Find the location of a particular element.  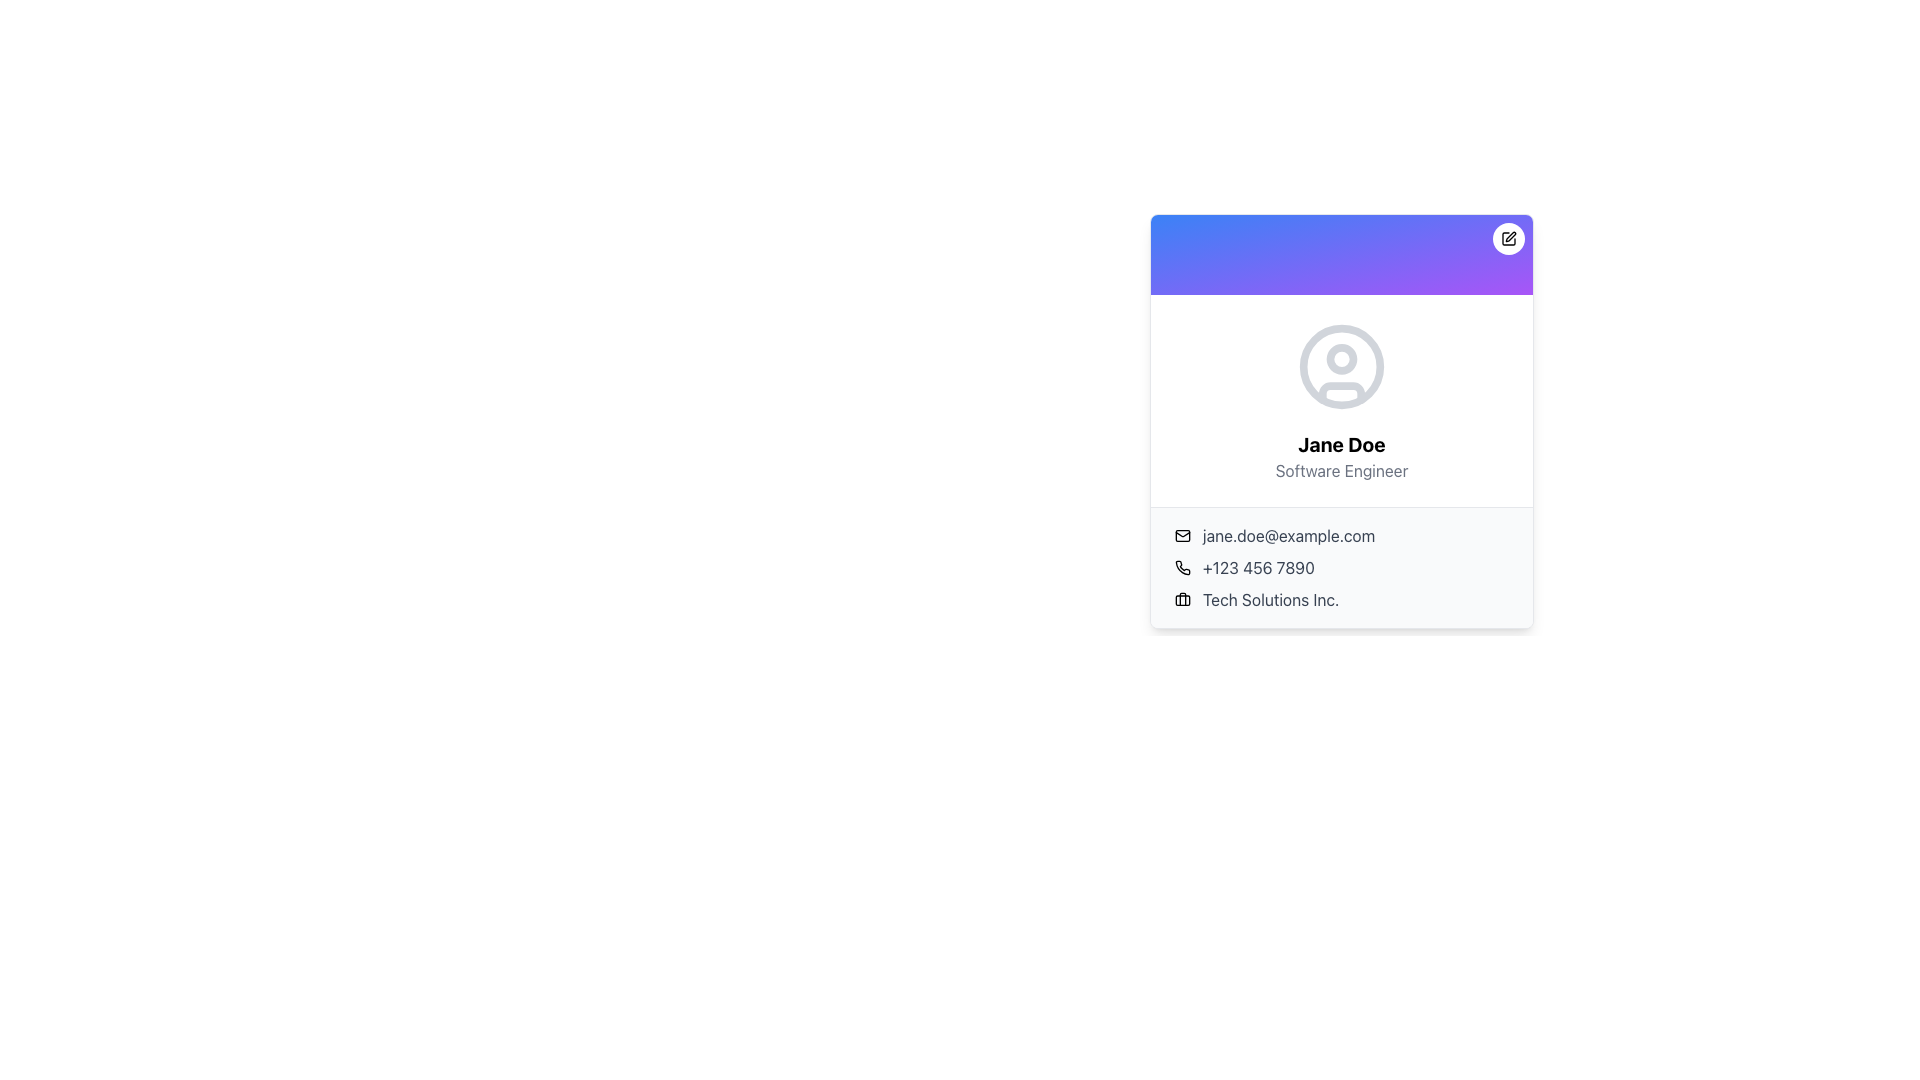

the edit icon located in the top-right corner of the user profile card to initiate editing is located at coordinates (1508, 238).